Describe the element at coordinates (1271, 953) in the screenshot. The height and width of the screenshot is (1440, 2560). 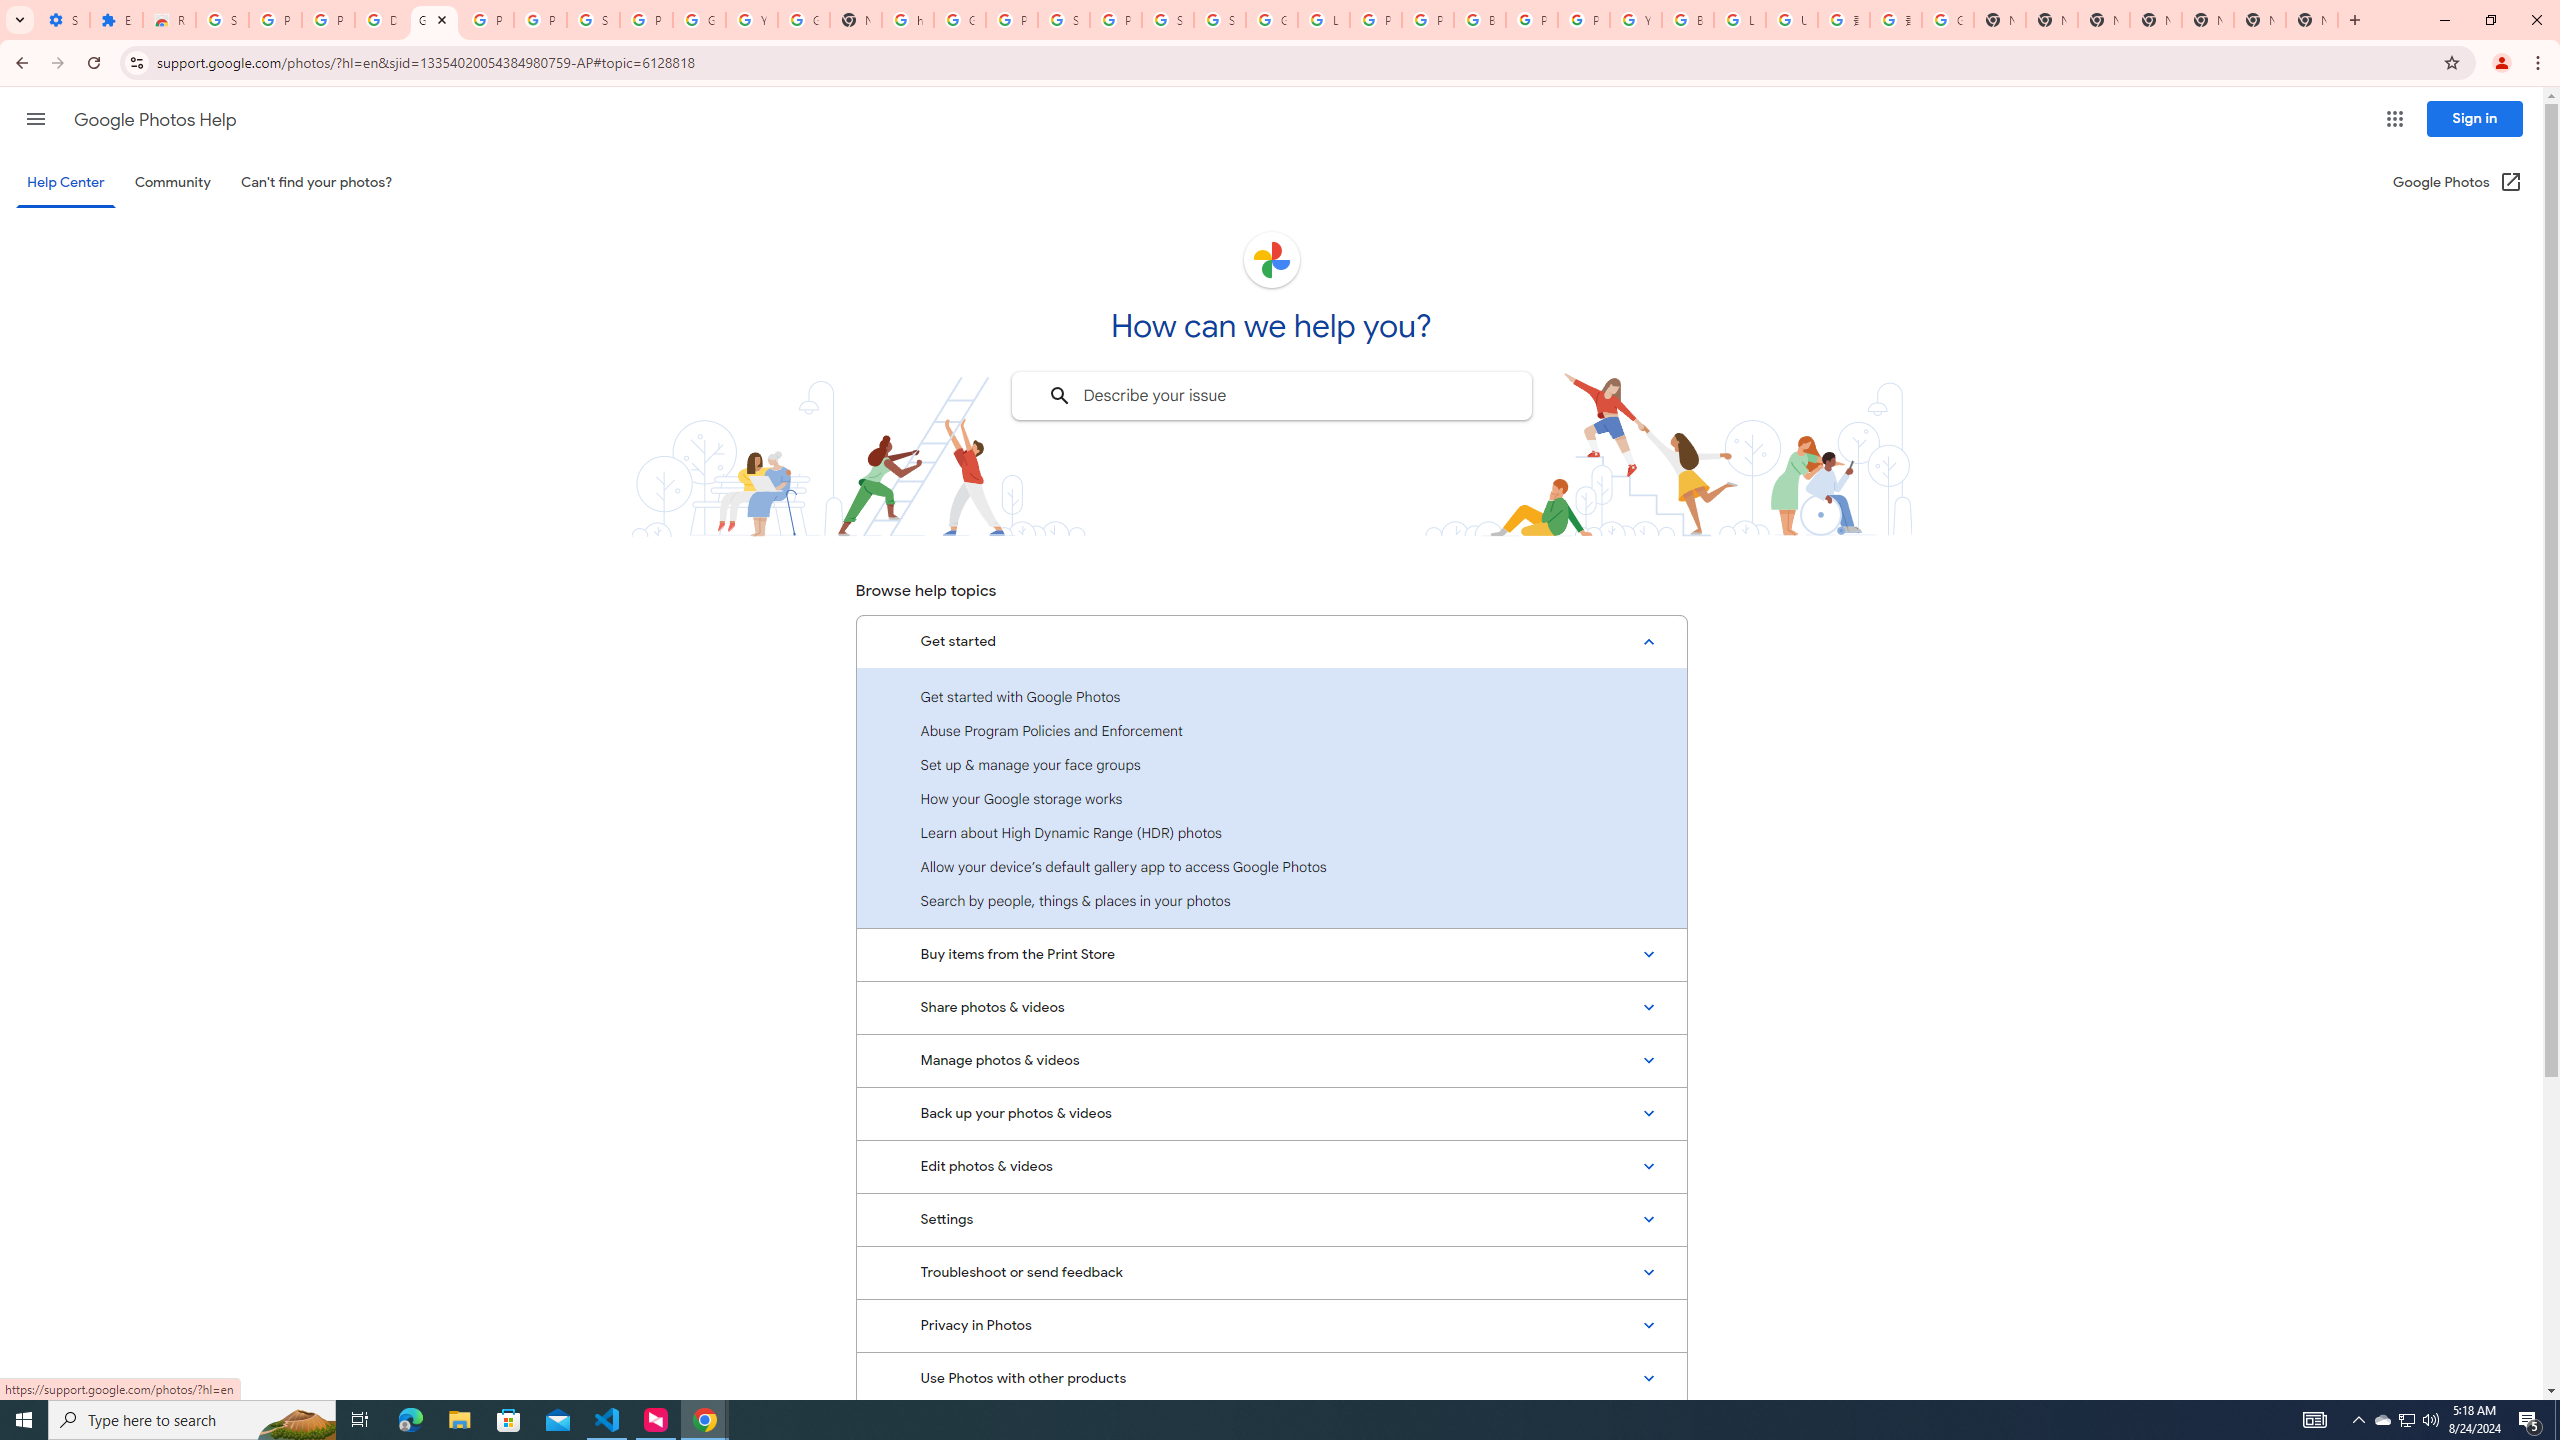
I see `'Buy items from the Print Store'` at that location.